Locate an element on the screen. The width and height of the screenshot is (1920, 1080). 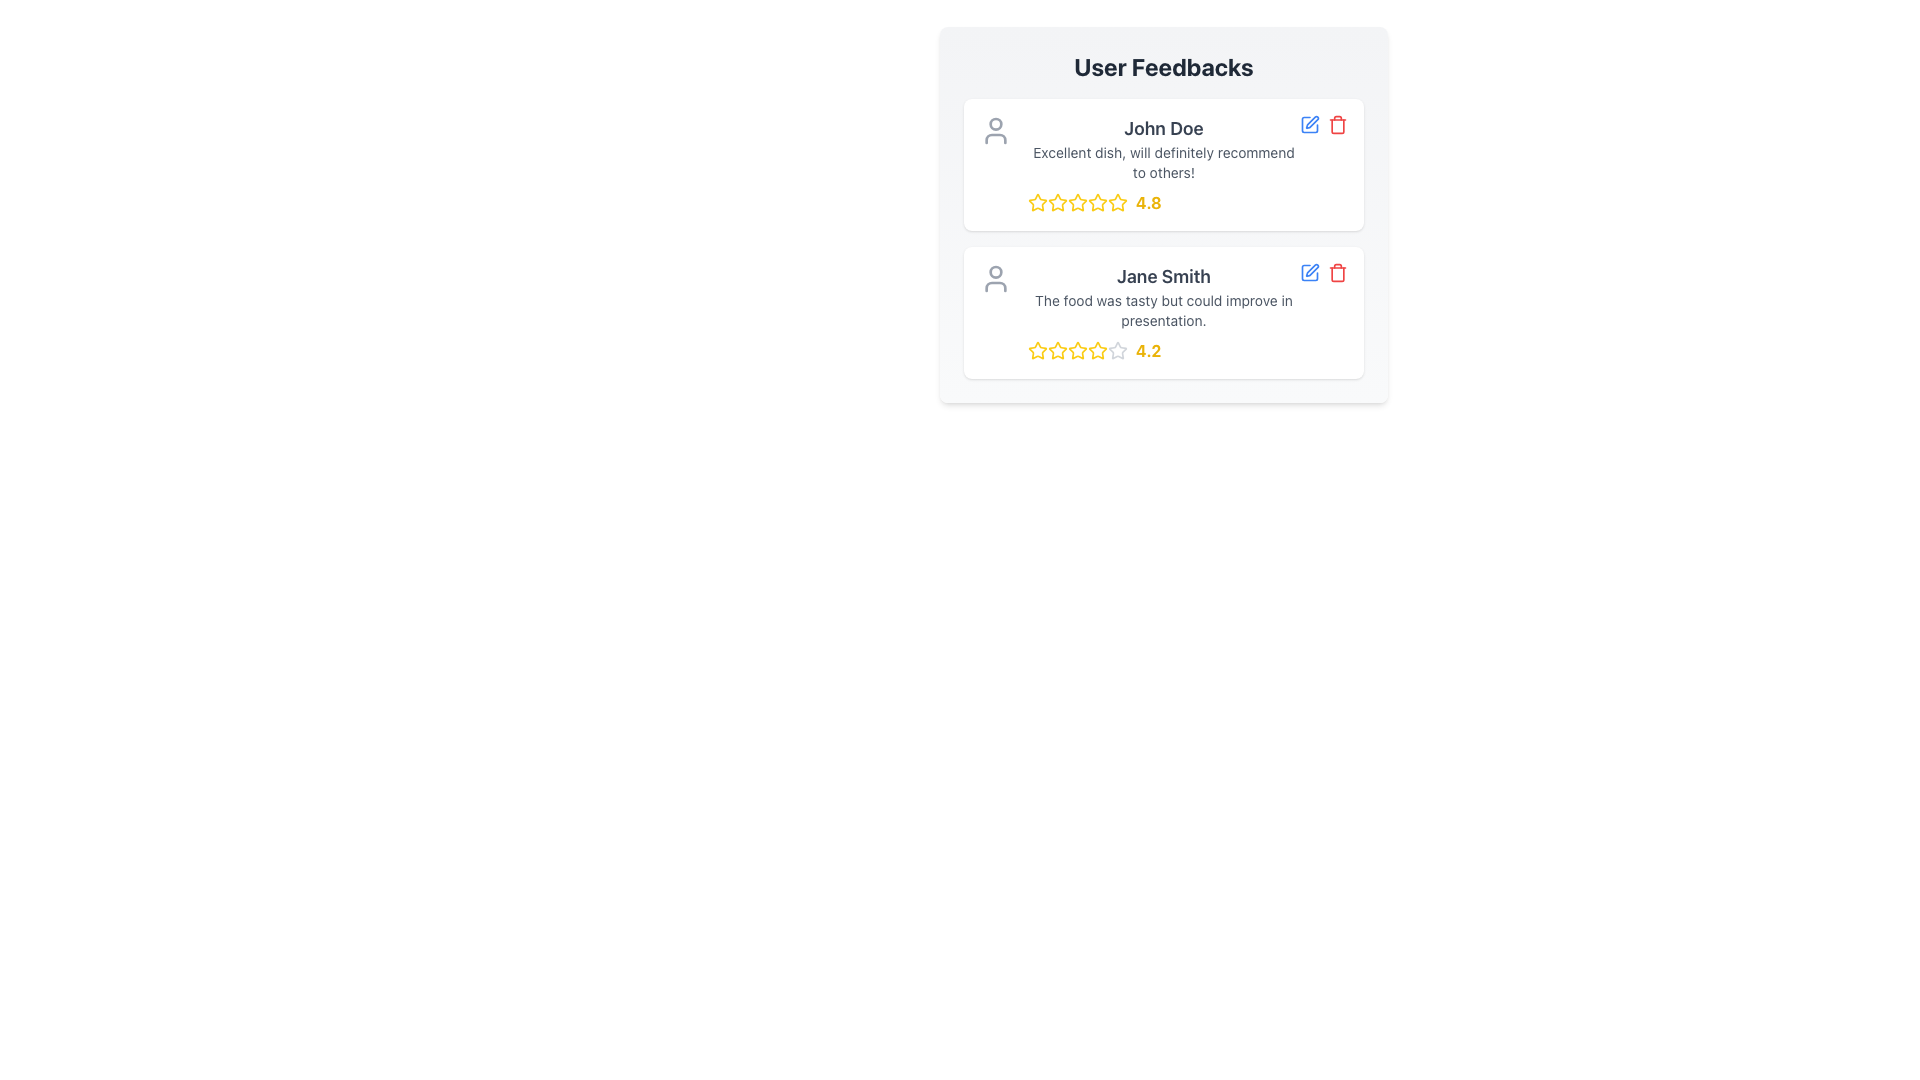
the first star in the rating system below 'John Doe' to register a rating is located at coordinates (1037, 203).